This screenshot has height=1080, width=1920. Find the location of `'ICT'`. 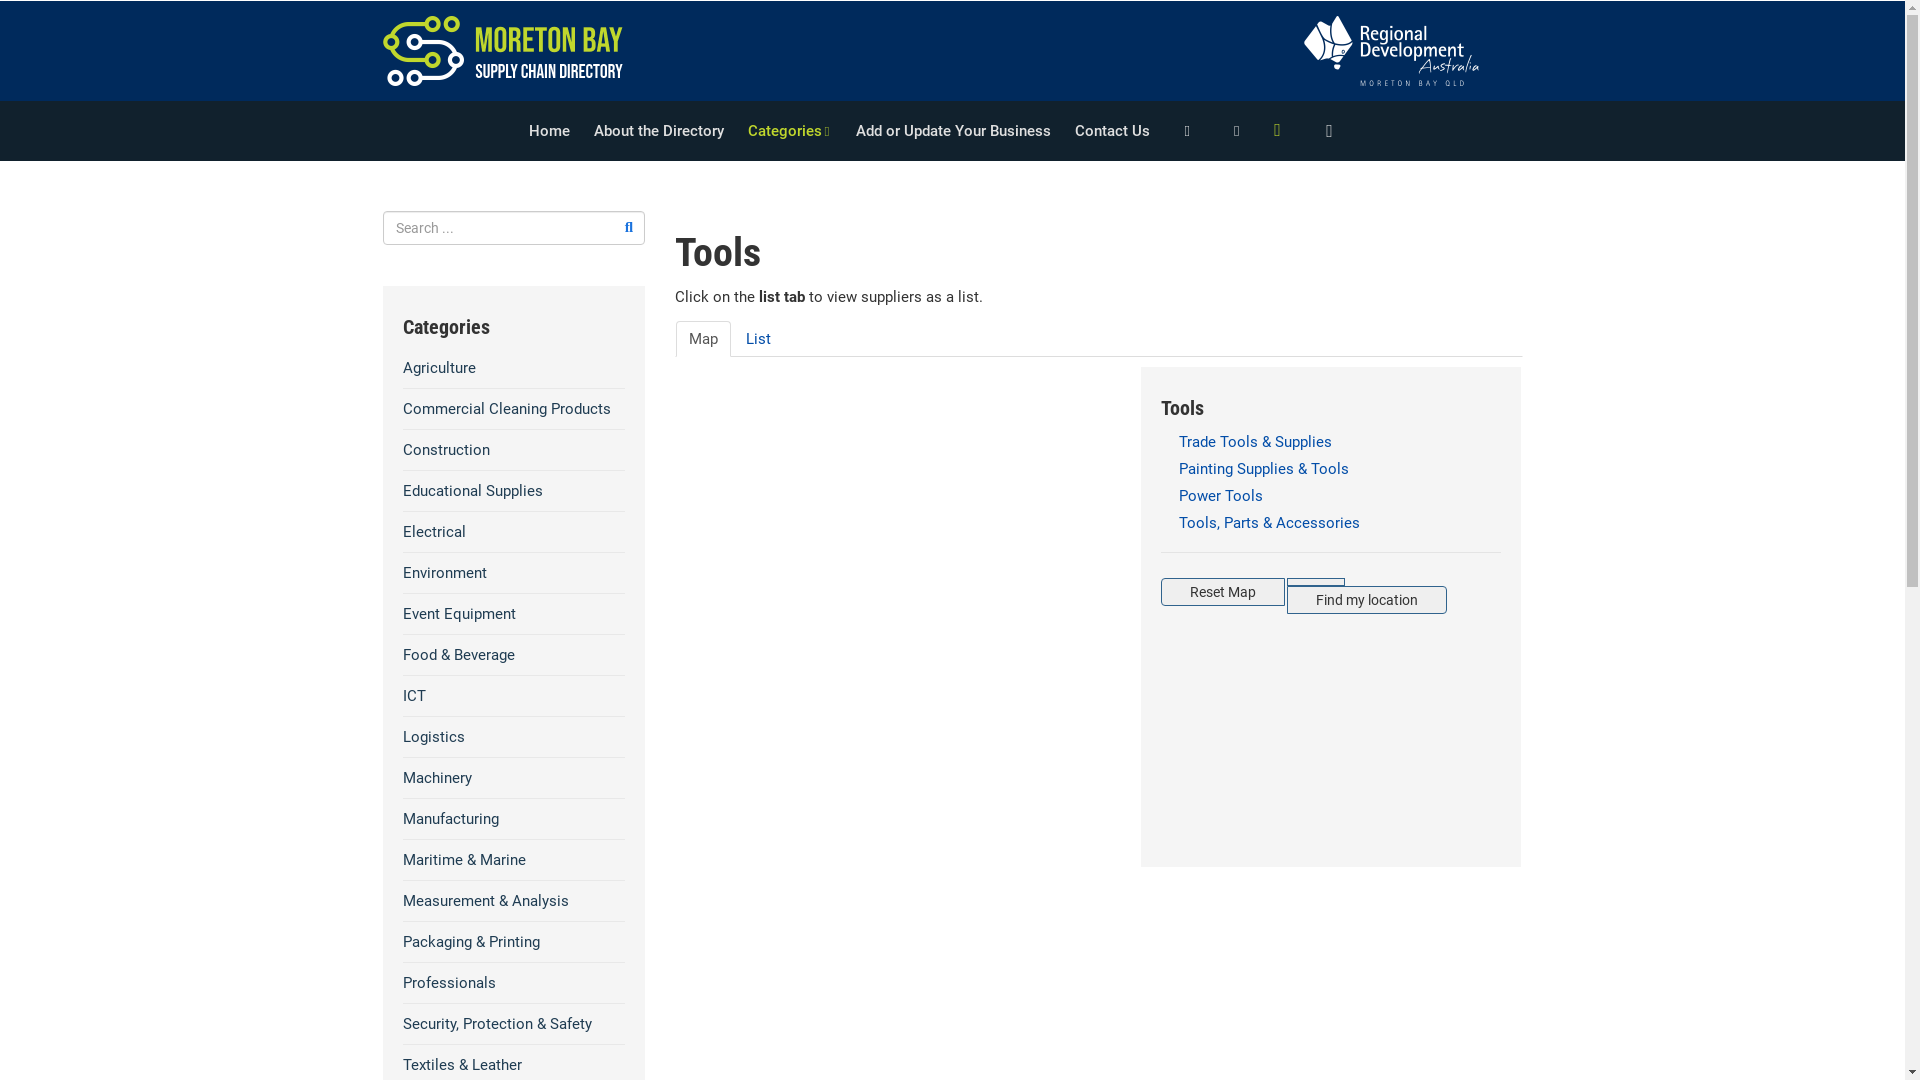

'ICT' is located at coordinates (401, 694).